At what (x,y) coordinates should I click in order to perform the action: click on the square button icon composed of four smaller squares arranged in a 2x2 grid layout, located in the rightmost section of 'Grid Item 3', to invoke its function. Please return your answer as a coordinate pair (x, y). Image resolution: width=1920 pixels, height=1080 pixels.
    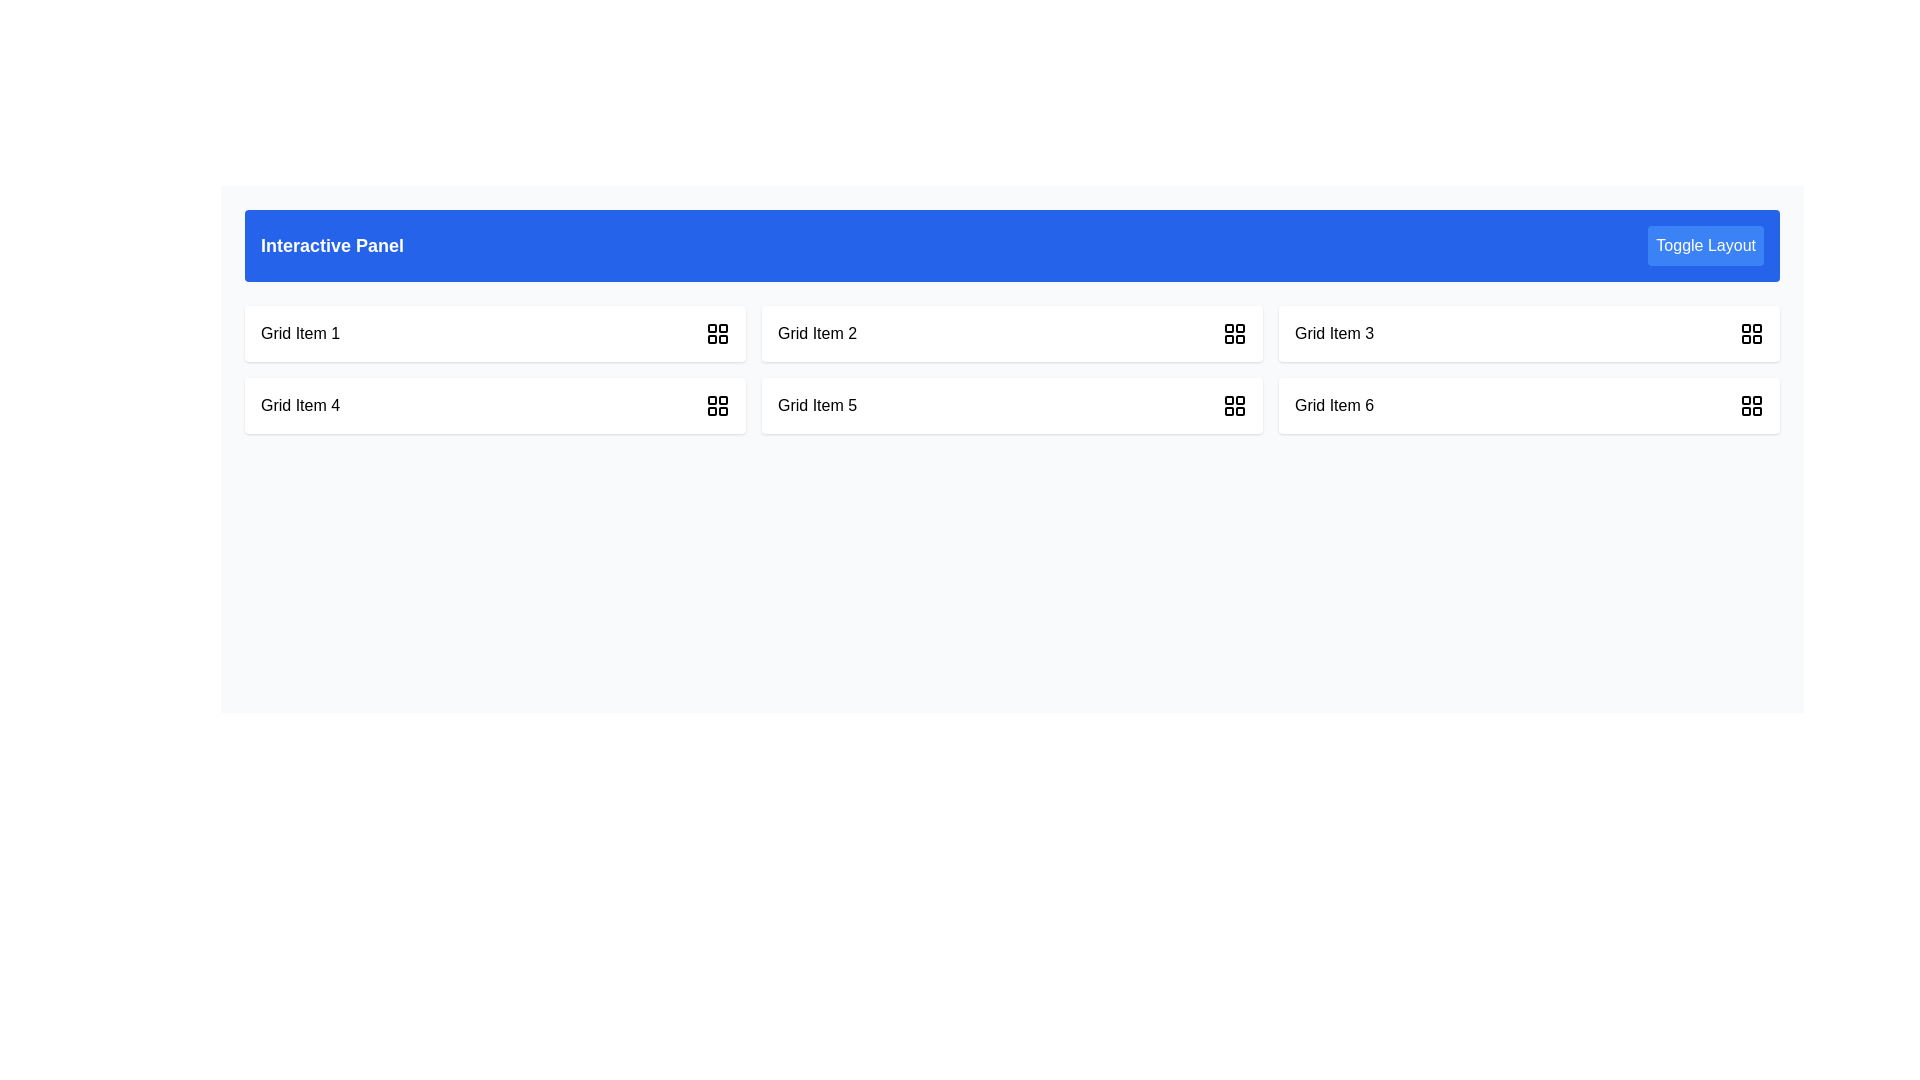
    Looking at the image, I should click on (1751, 333).